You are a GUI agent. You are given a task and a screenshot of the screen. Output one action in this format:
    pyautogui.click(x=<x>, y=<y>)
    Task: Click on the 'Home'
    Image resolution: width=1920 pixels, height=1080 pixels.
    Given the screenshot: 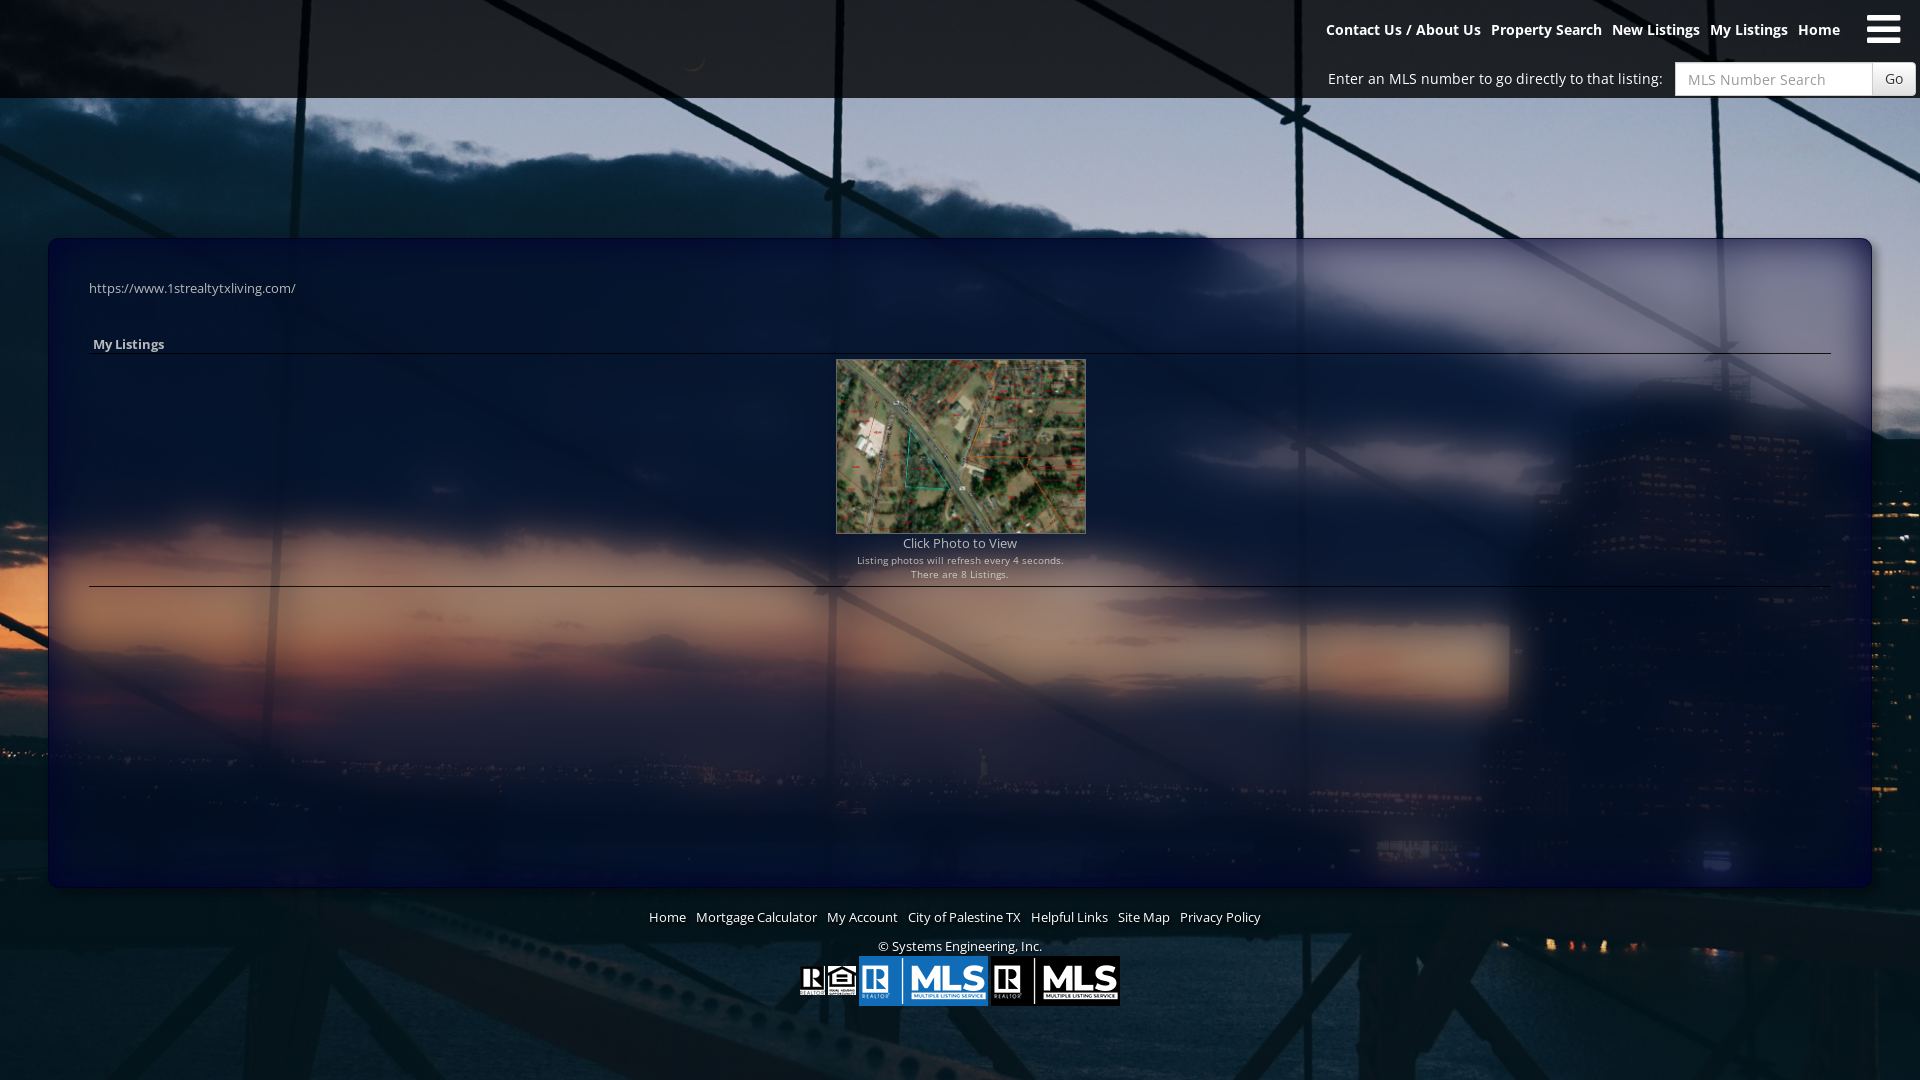 What is the action you would take?
    pyautogui.click(x=1819, y=37)
    